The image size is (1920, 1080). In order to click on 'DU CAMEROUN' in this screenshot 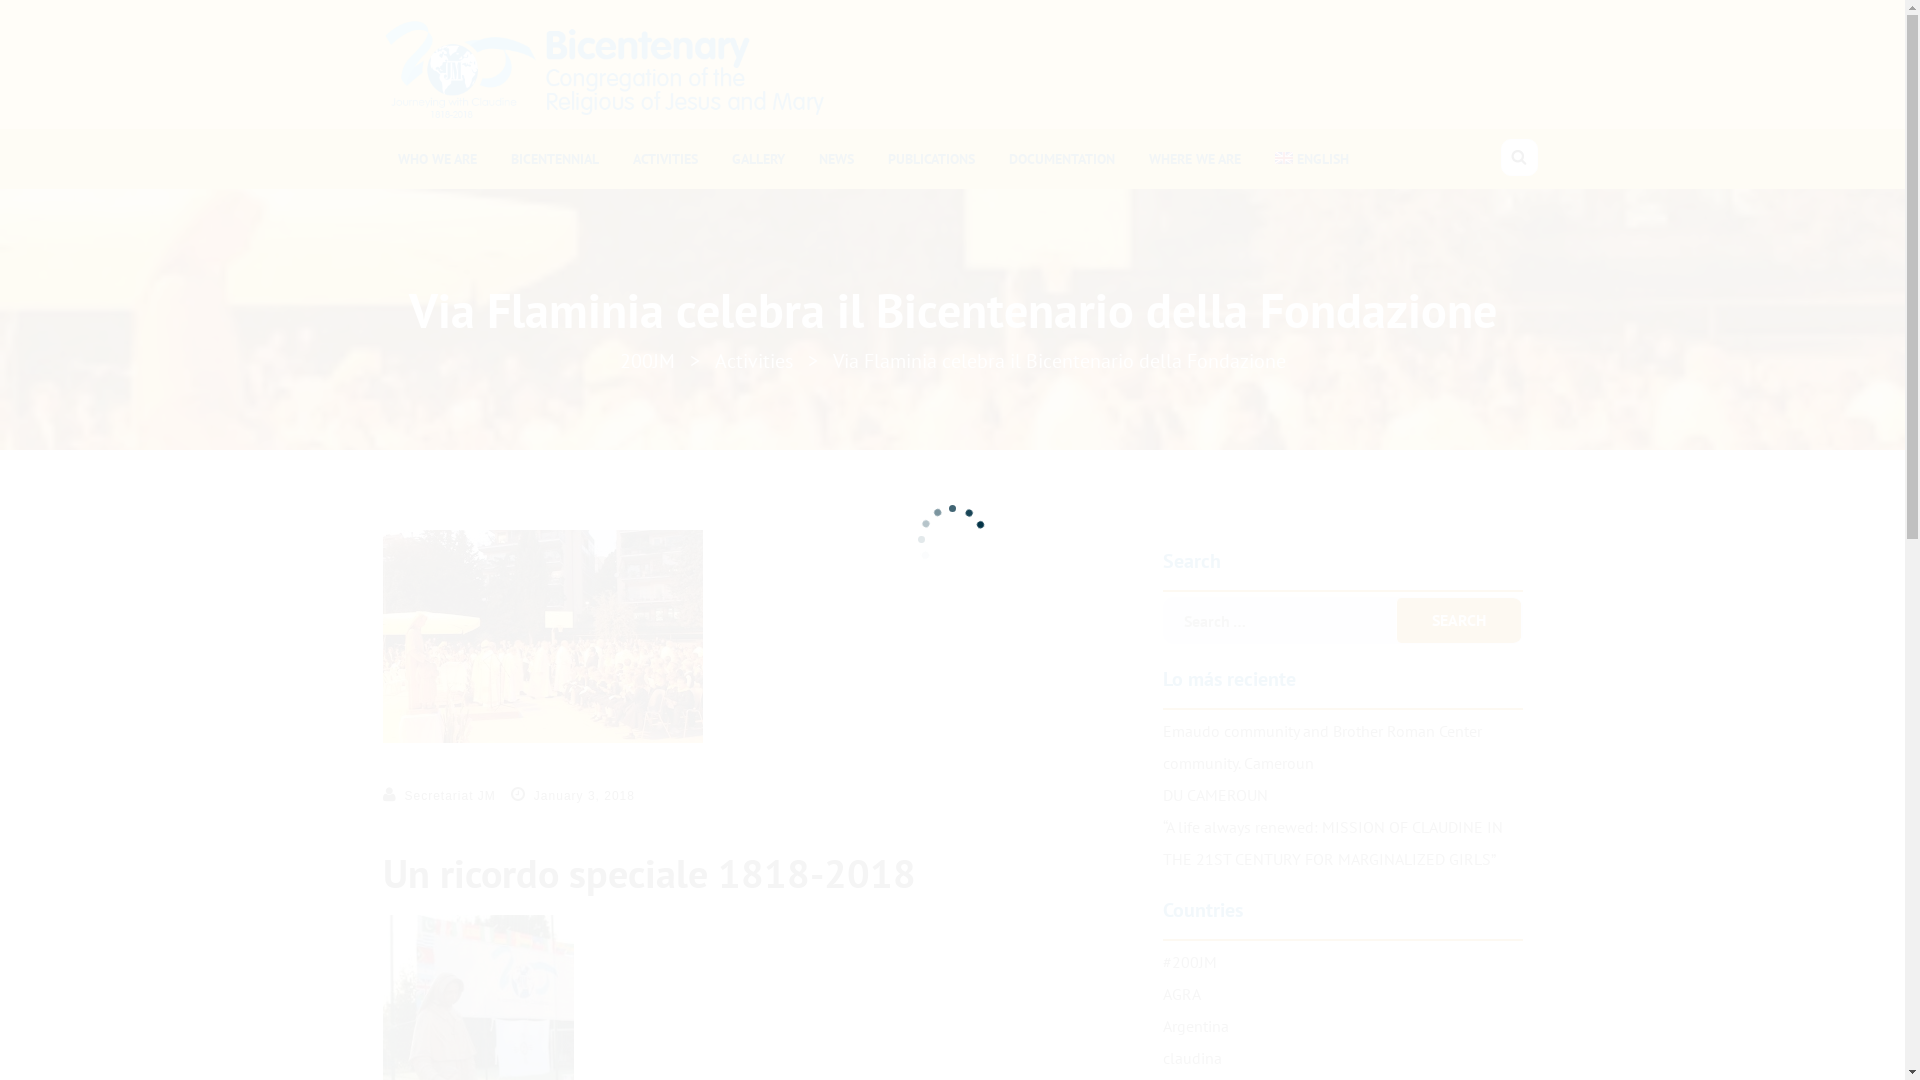, I will do `click(1213, 793)`.